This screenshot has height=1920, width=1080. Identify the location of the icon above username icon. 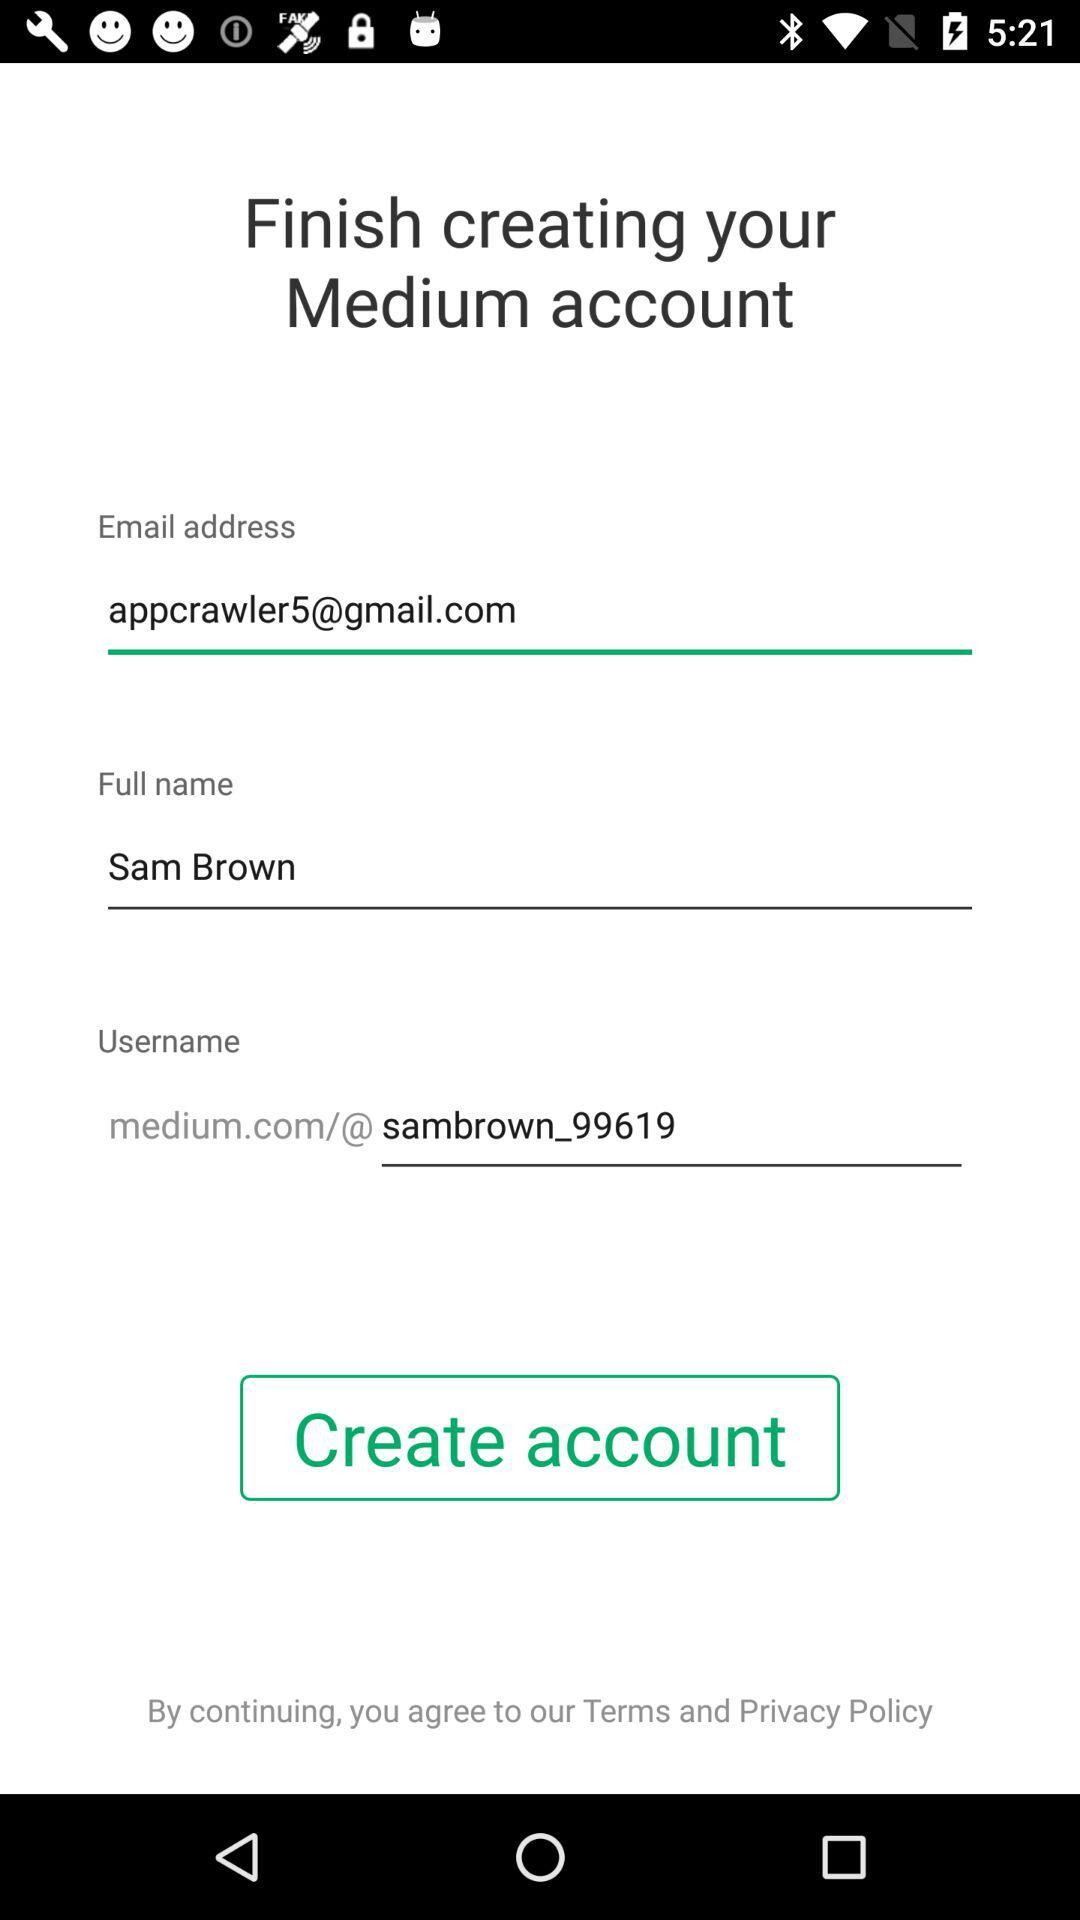
(540, 867).